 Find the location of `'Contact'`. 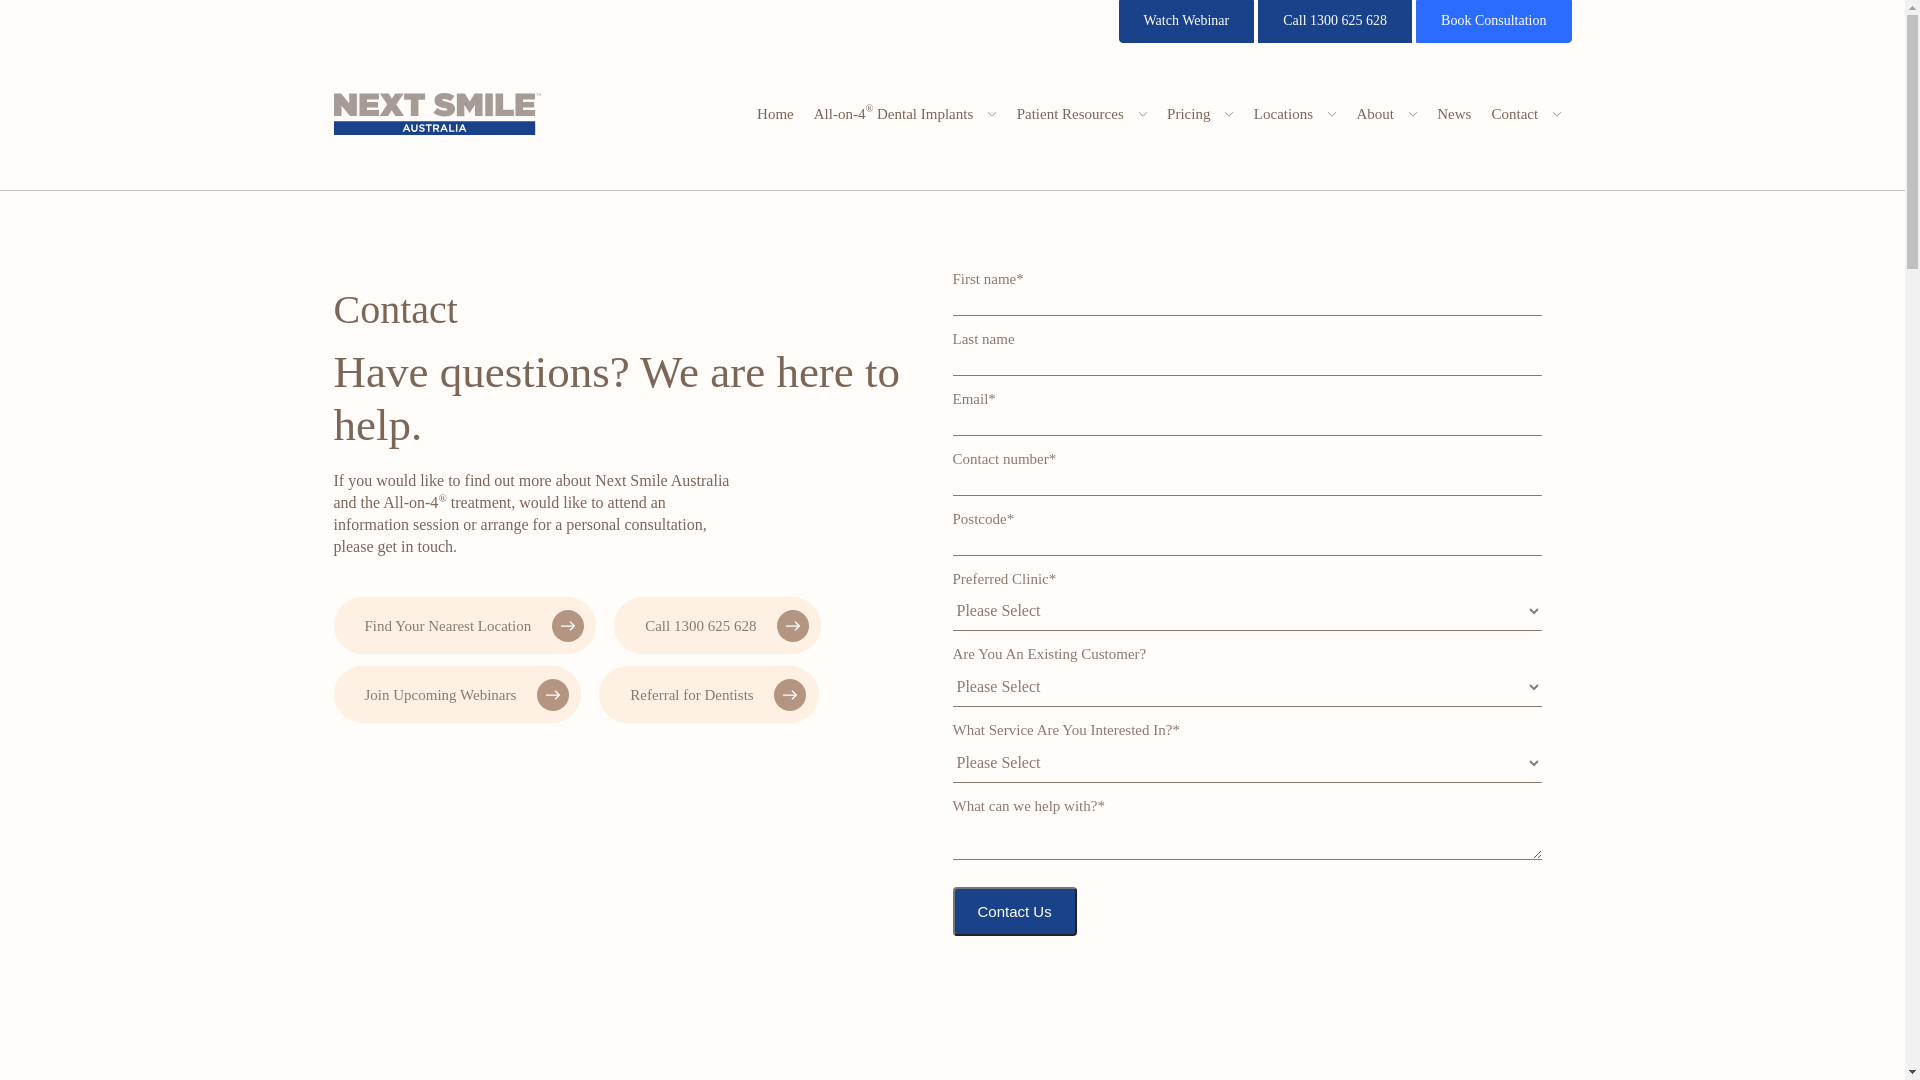

'Contact' is located at coordinates (1525, 114).